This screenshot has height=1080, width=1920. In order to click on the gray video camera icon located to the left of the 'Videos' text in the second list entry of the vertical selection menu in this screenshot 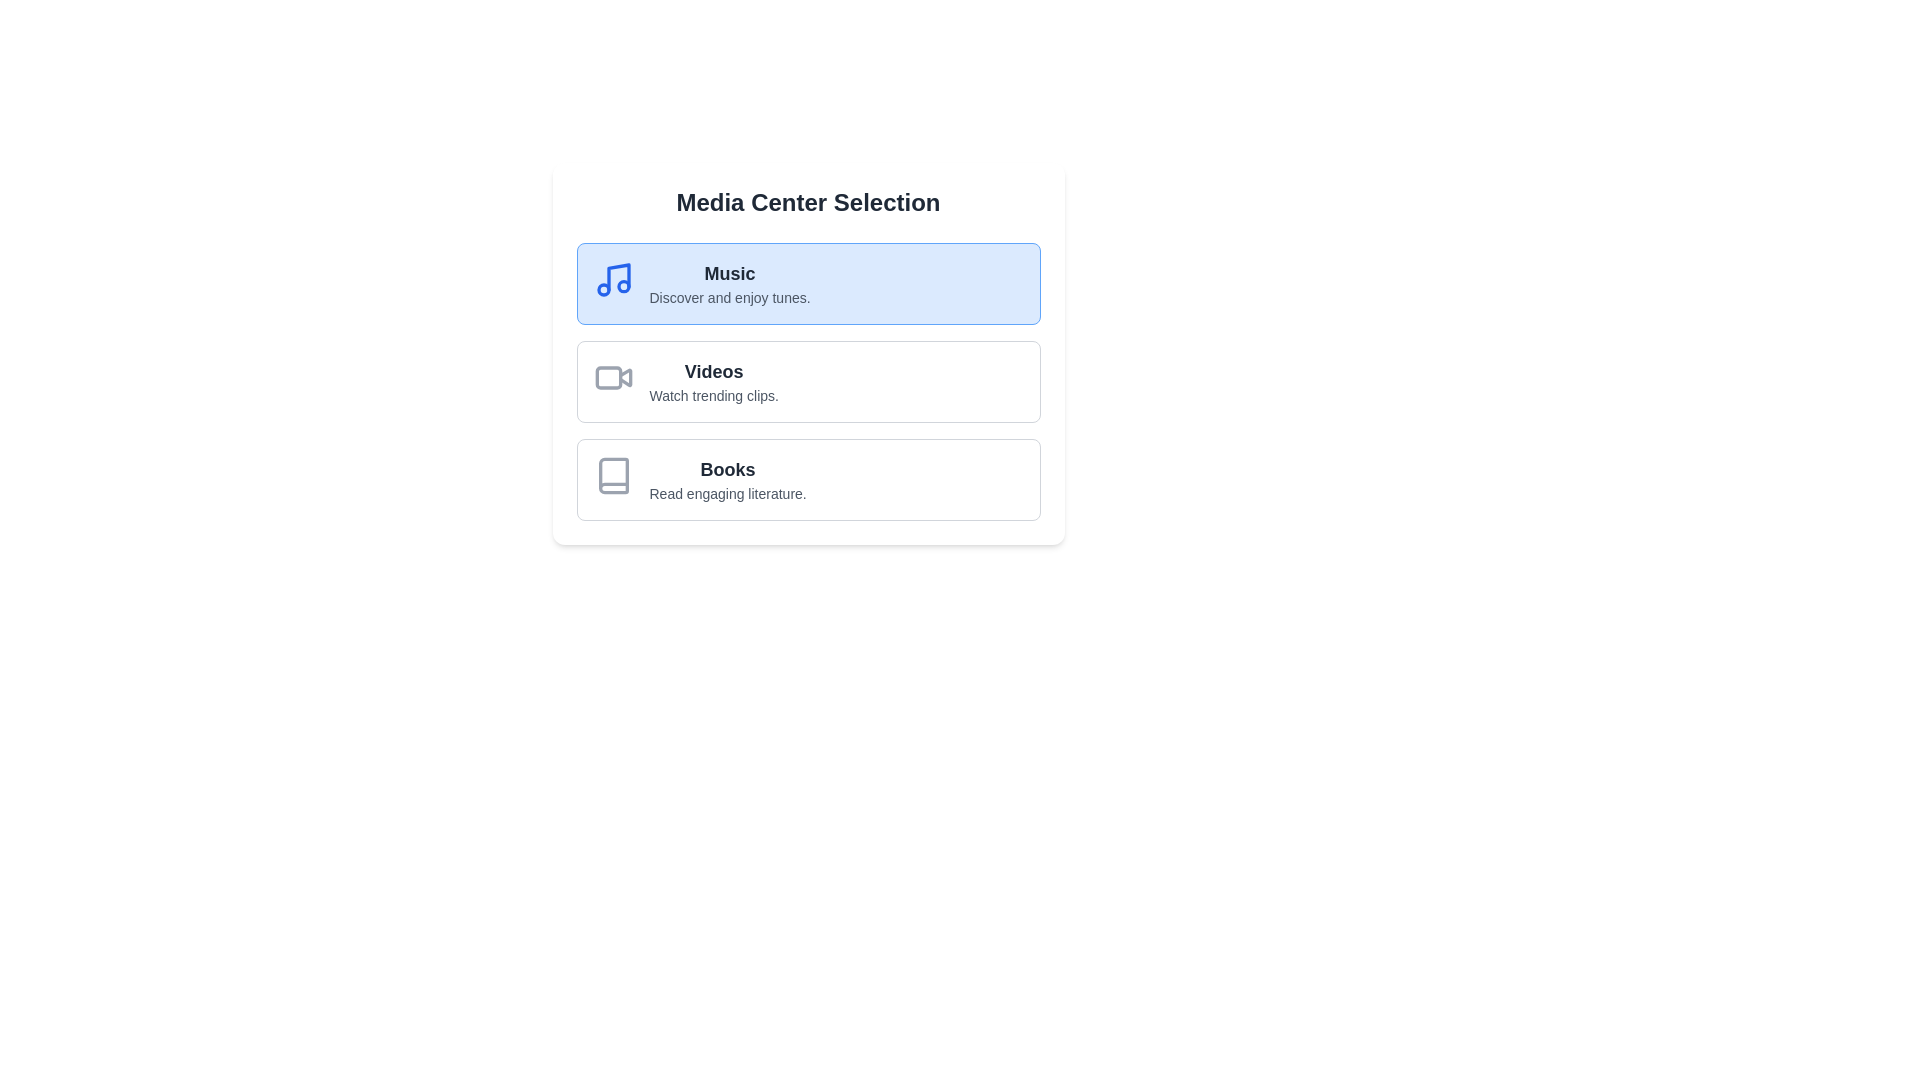, I will do `click(612, 378)`.